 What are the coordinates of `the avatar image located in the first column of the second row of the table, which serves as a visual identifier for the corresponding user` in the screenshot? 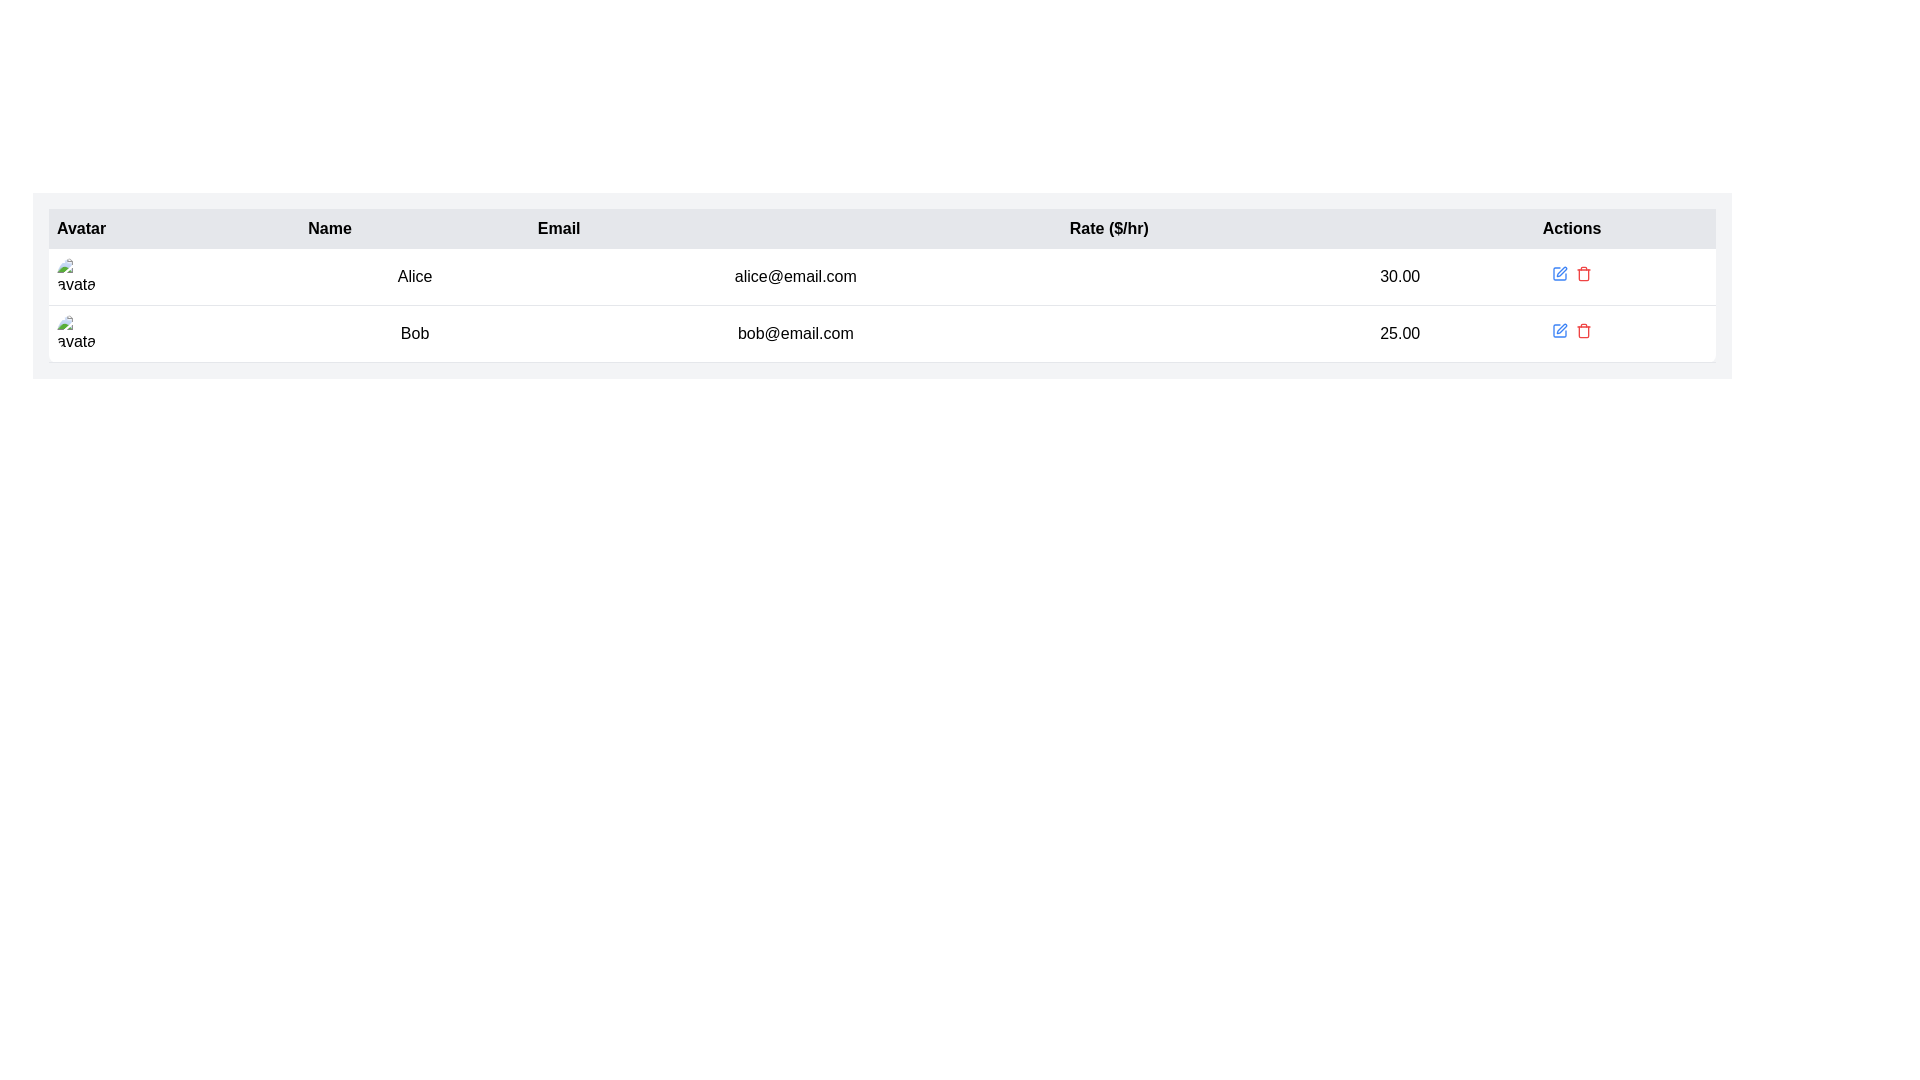 It's located at (76, 333).